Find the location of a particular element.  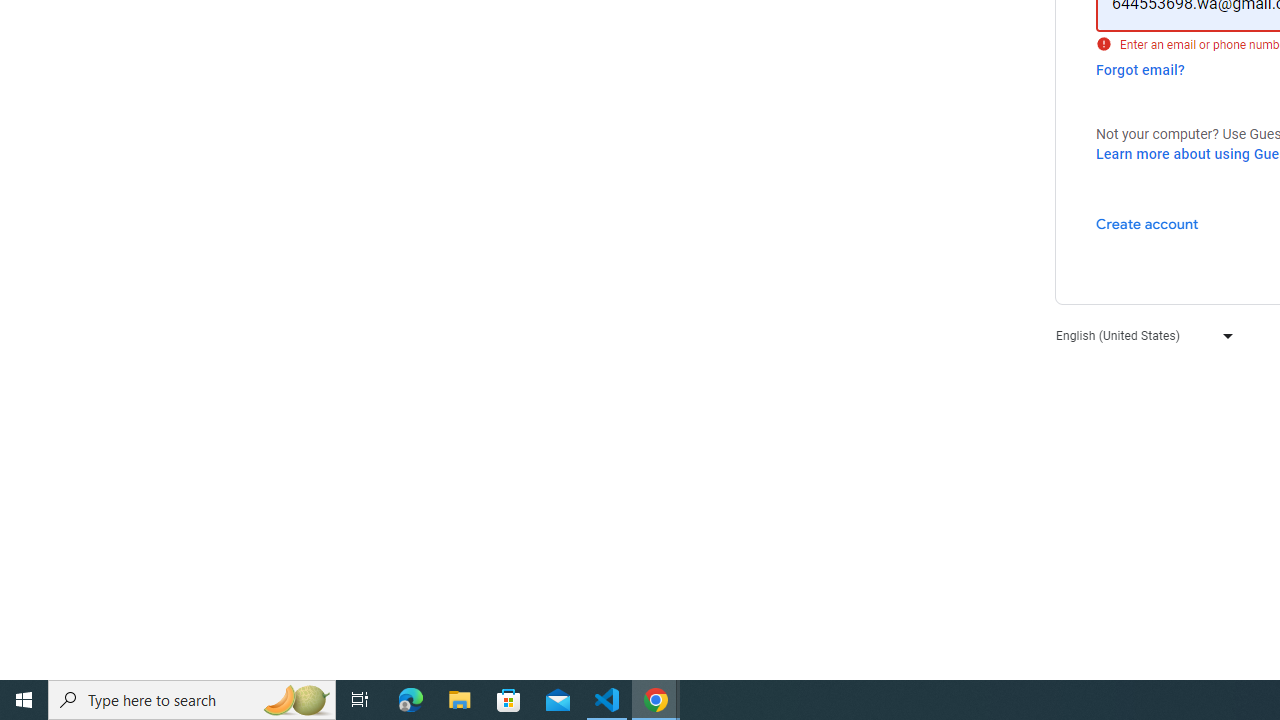

'Create account' is located at coordinates (1146, 223).